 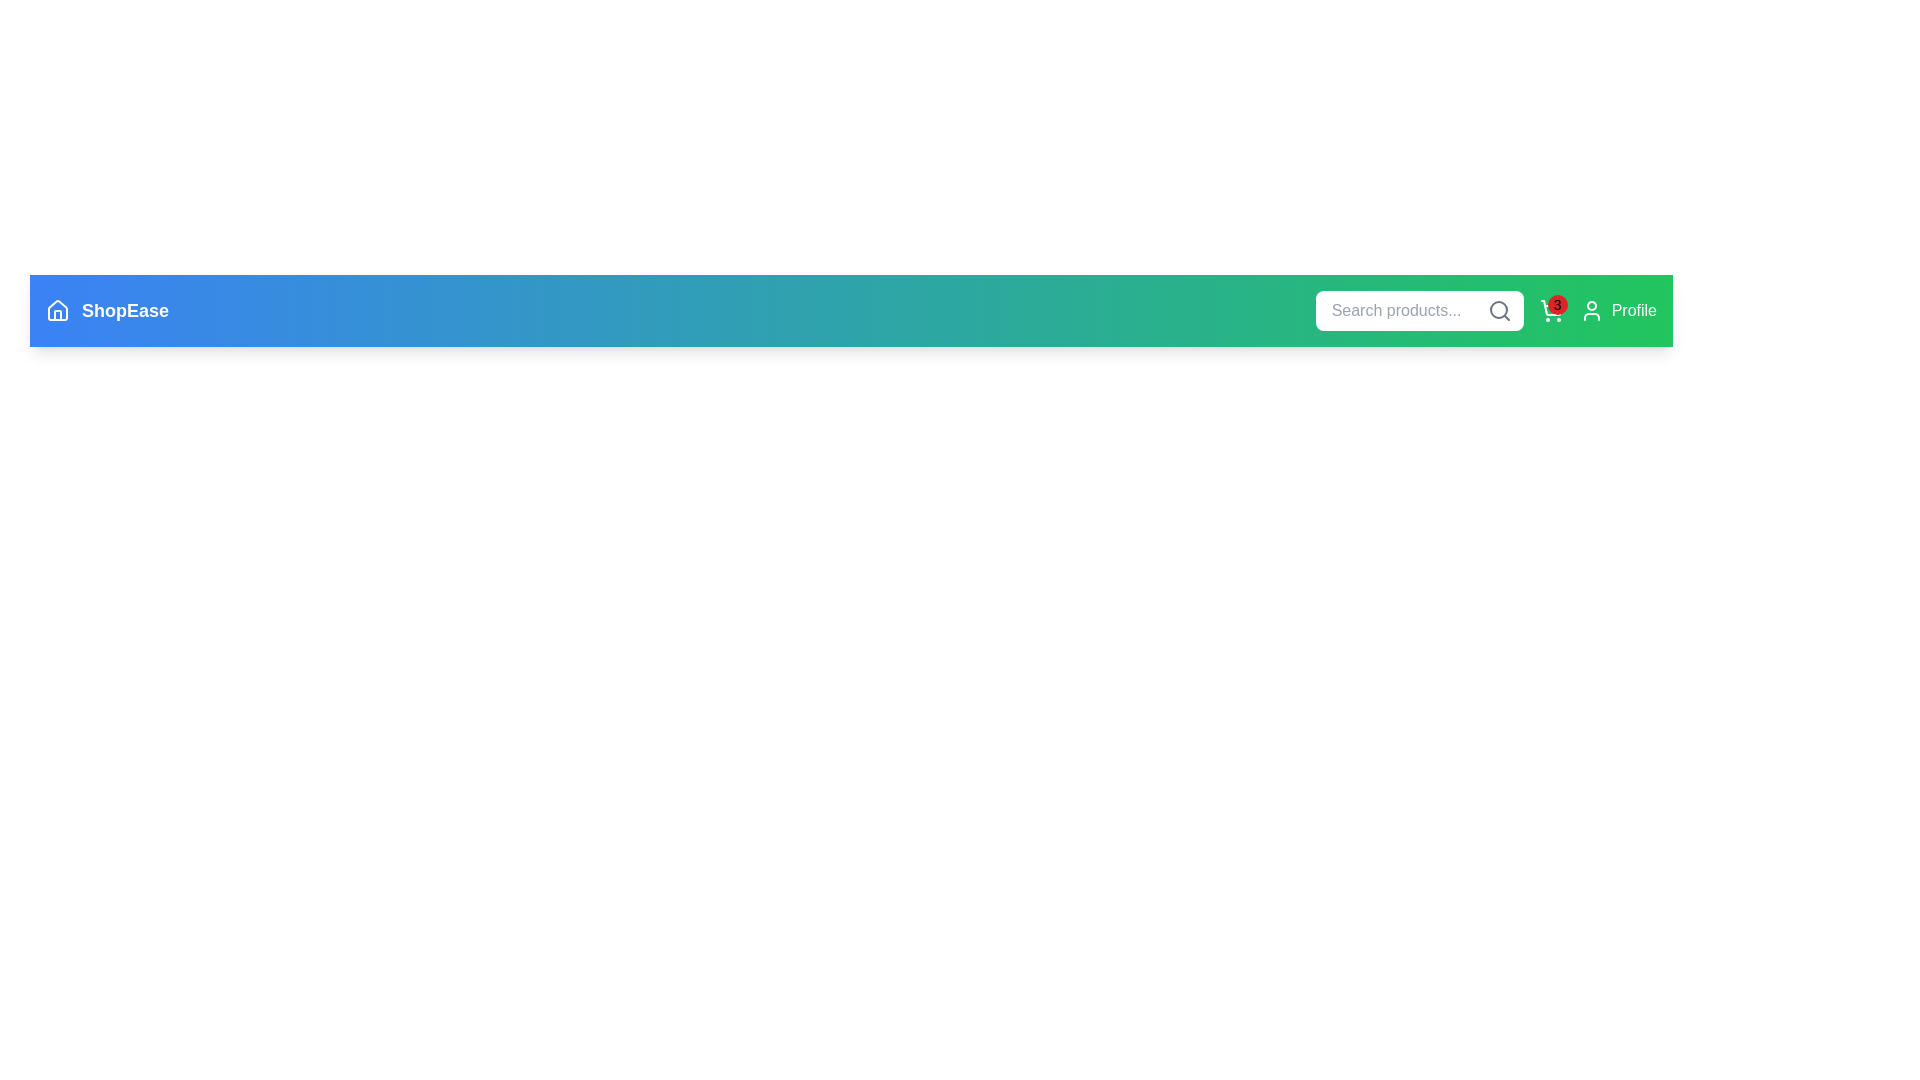 What do you see at coordinates (106, 311) in the screenshot?
I see `the text 'ShopEase' in the header to highlight it` at bounding box center [106, 311].